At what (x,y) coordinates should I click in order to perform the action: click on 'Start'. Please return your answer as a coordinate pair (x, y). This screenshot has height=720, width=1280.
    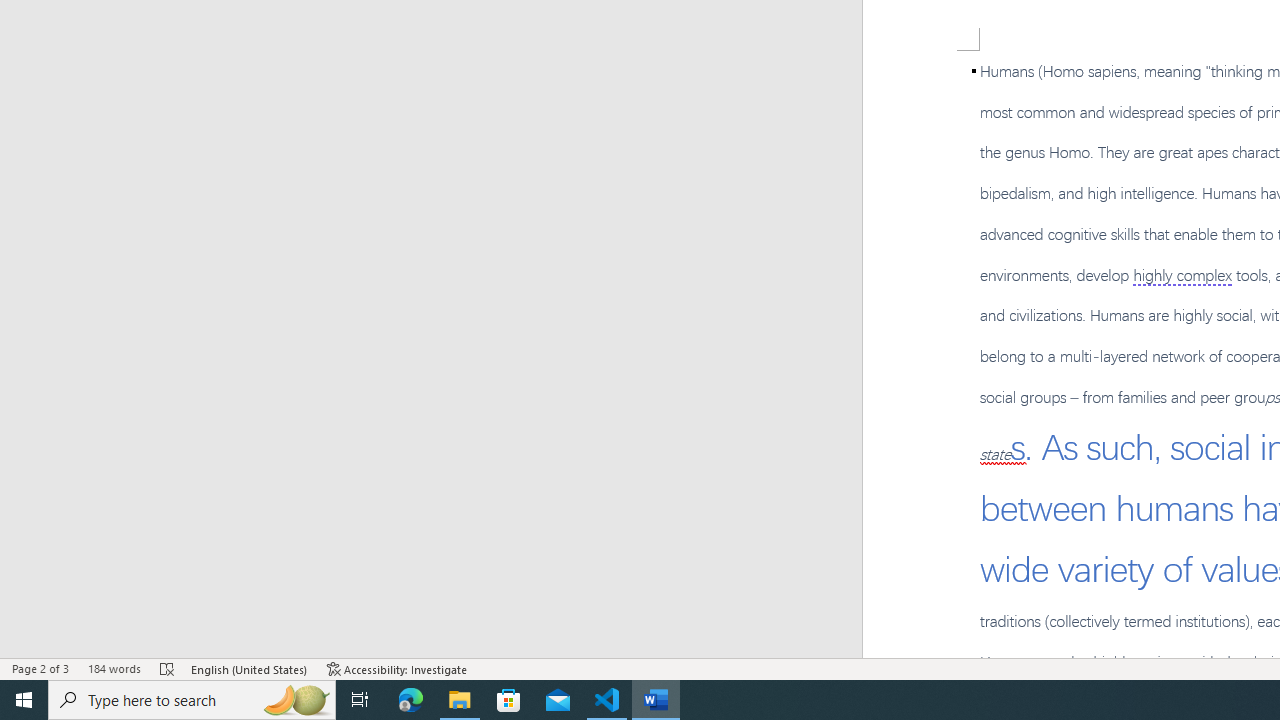
    Looking at the image, I should click on (24, 698).